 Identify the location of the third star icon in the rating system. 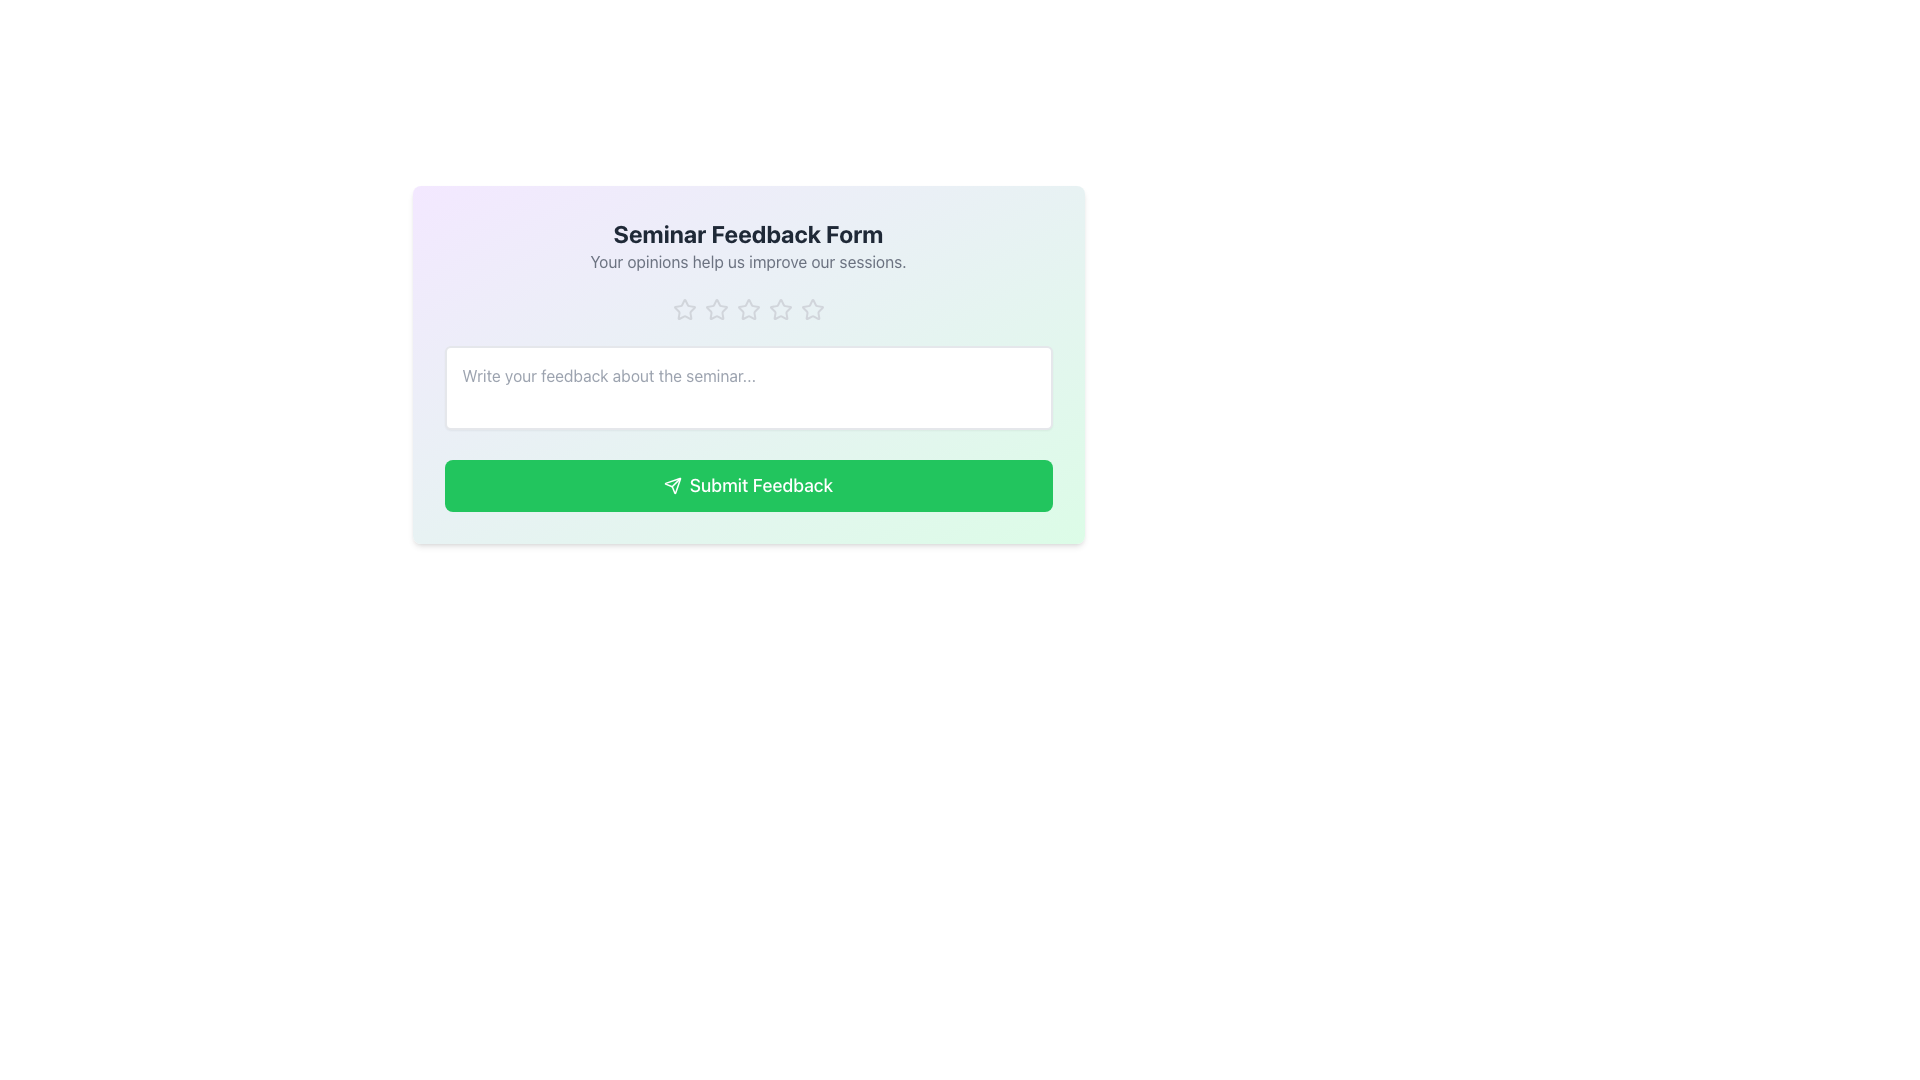
(779, 309).